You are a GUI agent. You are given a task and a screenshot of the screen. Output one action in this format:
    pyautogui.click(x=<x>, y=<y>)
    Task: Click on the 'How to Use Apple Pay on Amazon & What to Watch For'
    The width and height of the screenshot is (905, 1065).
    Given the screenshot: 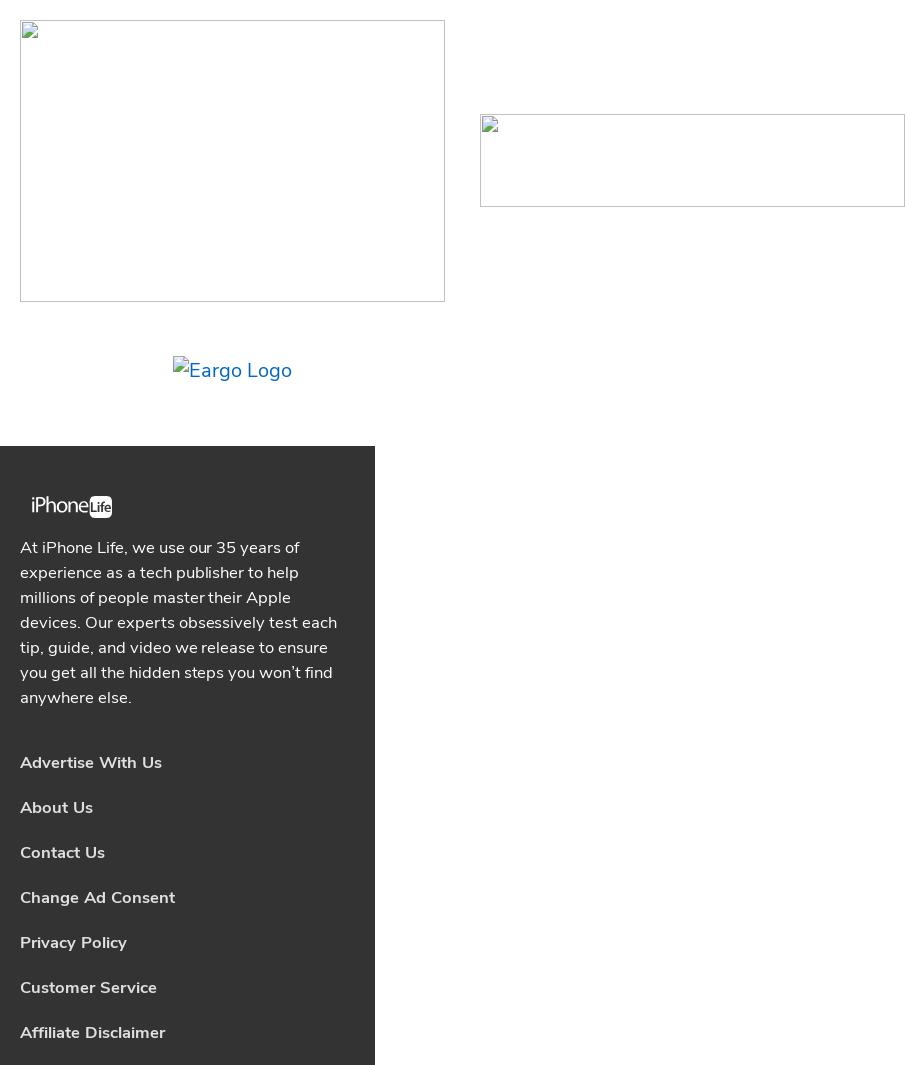 What is the action you would take?
    pyautogui.click(x=178, y=716)
    